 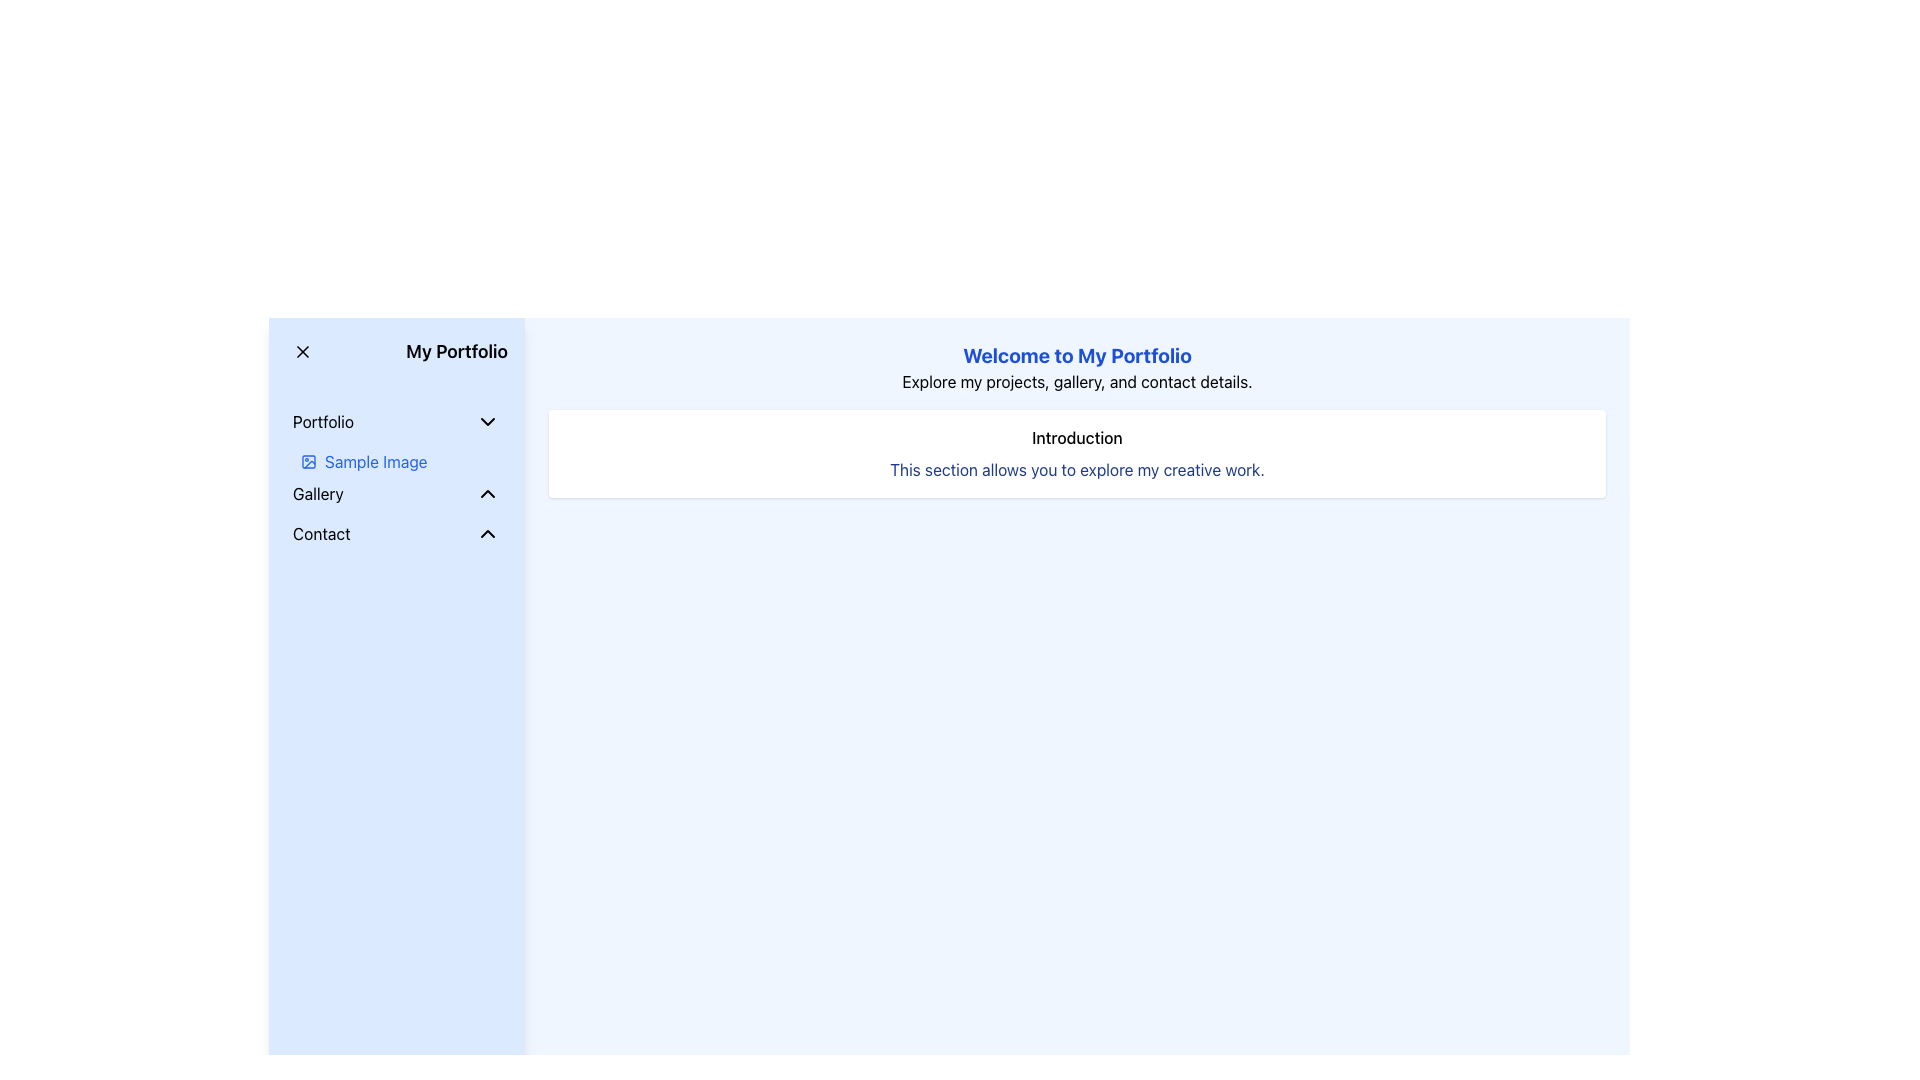 I want to click on the 'Gallery' text label in the left-hand side navigation panel, so click(x=317, y=493).